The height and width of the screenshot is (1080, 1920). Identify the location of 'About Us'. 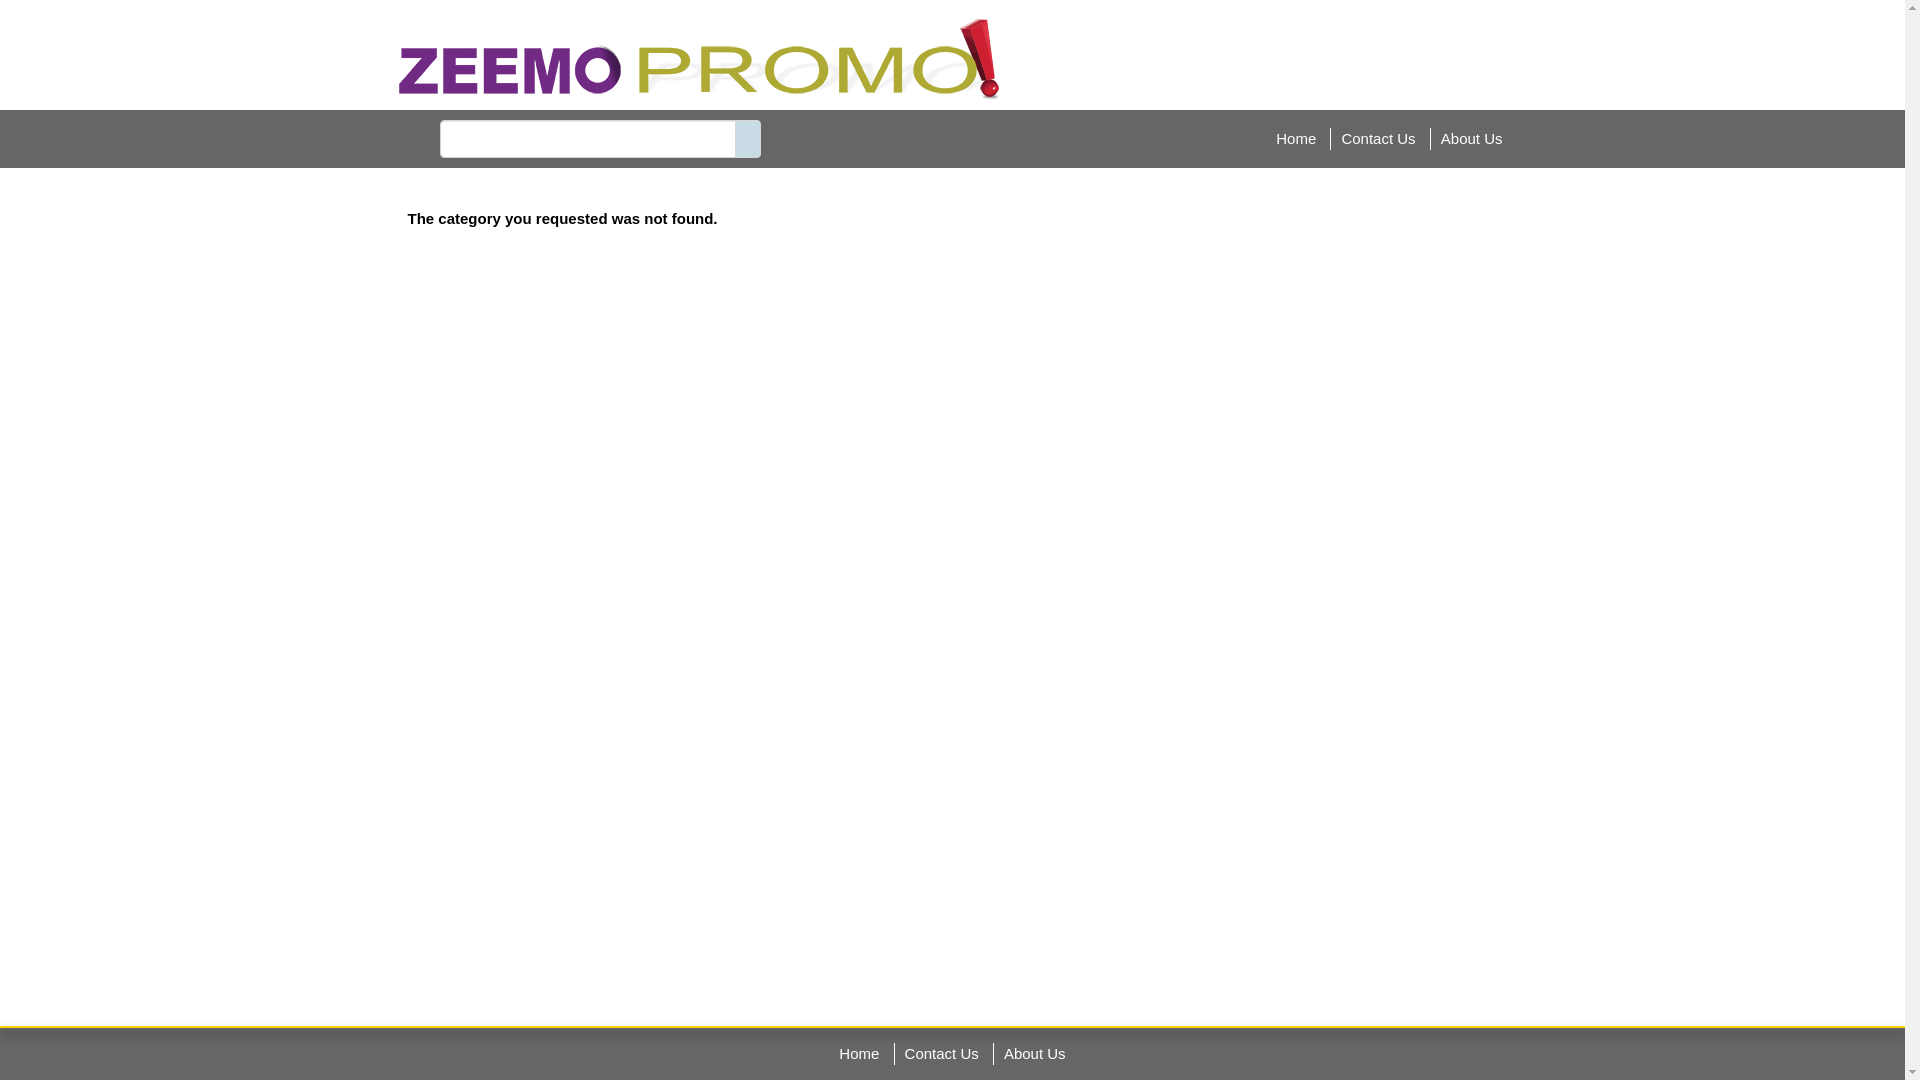
(1440, 137).